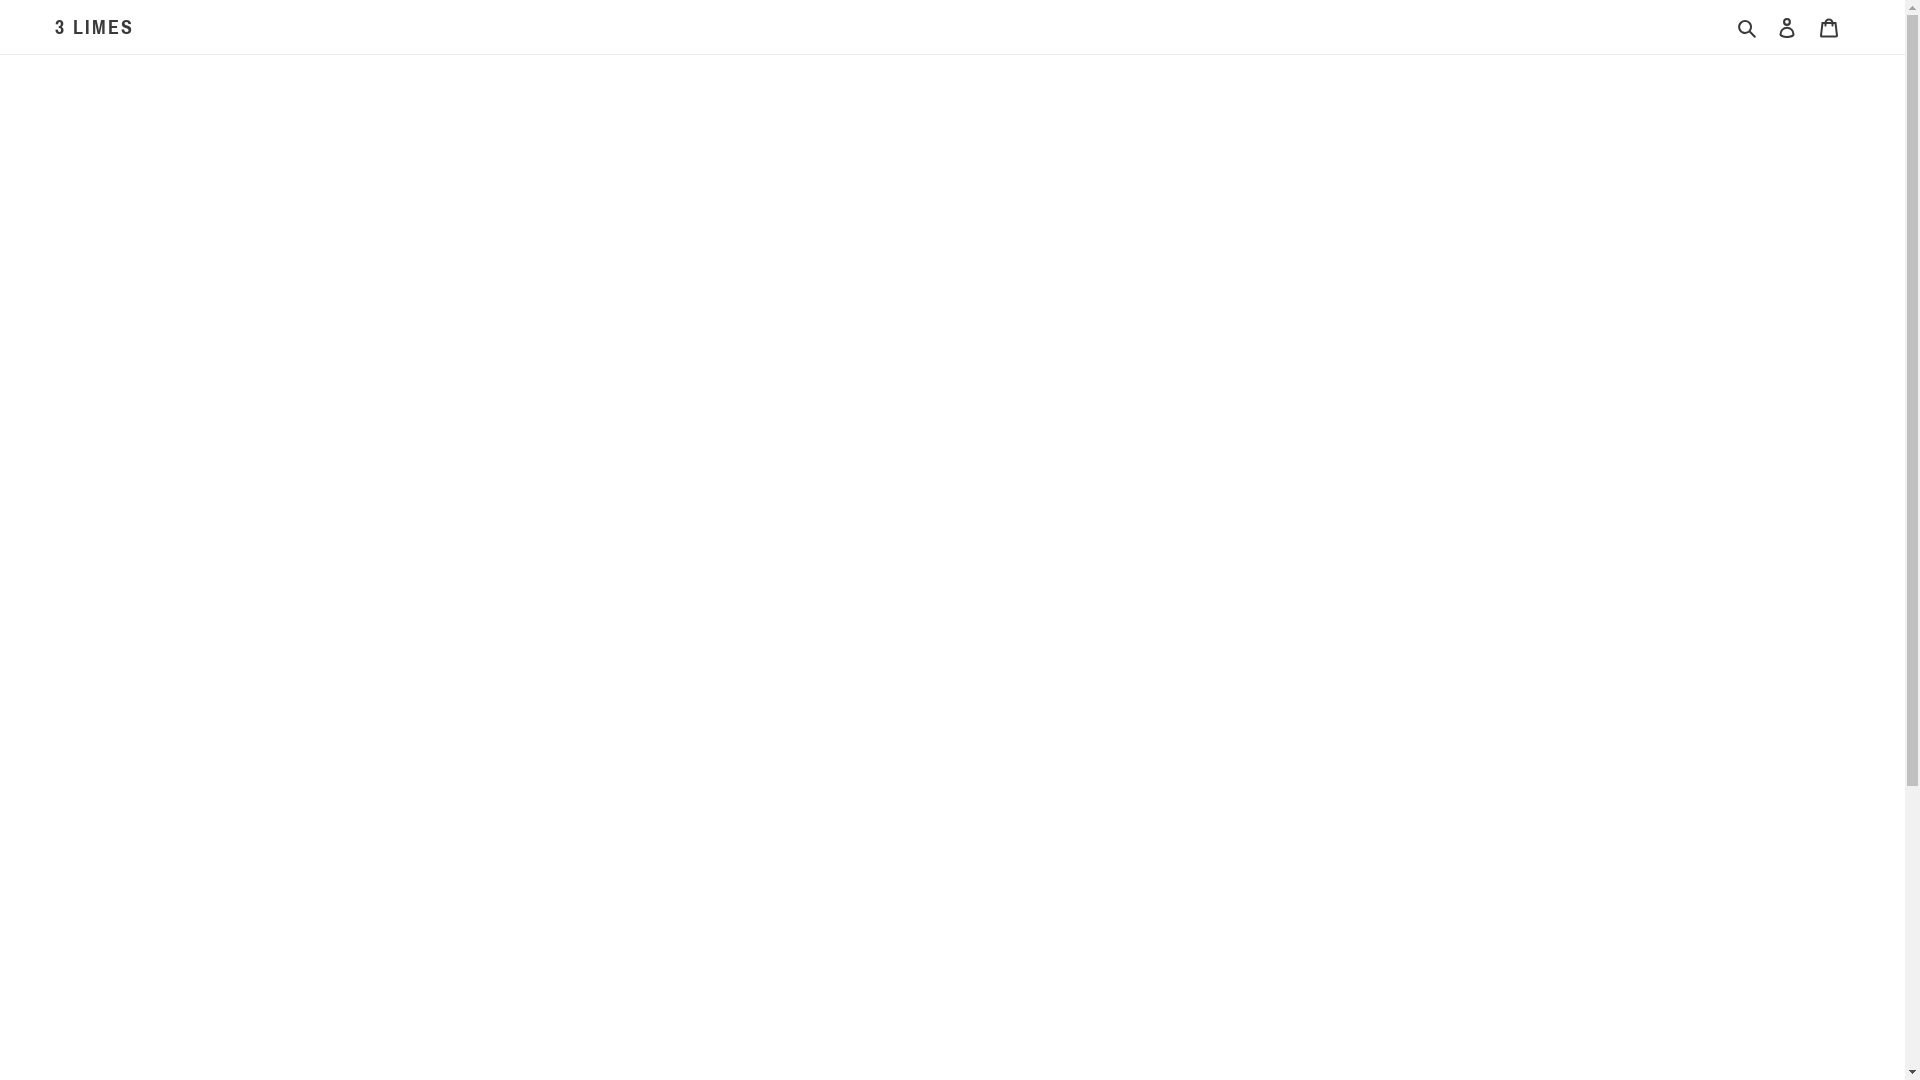 The image size is (1920, 1080). What do you see at coordinates (1828, 27) in the screenshot?
I see `'Cart'` at bounding box center [1828, 27].